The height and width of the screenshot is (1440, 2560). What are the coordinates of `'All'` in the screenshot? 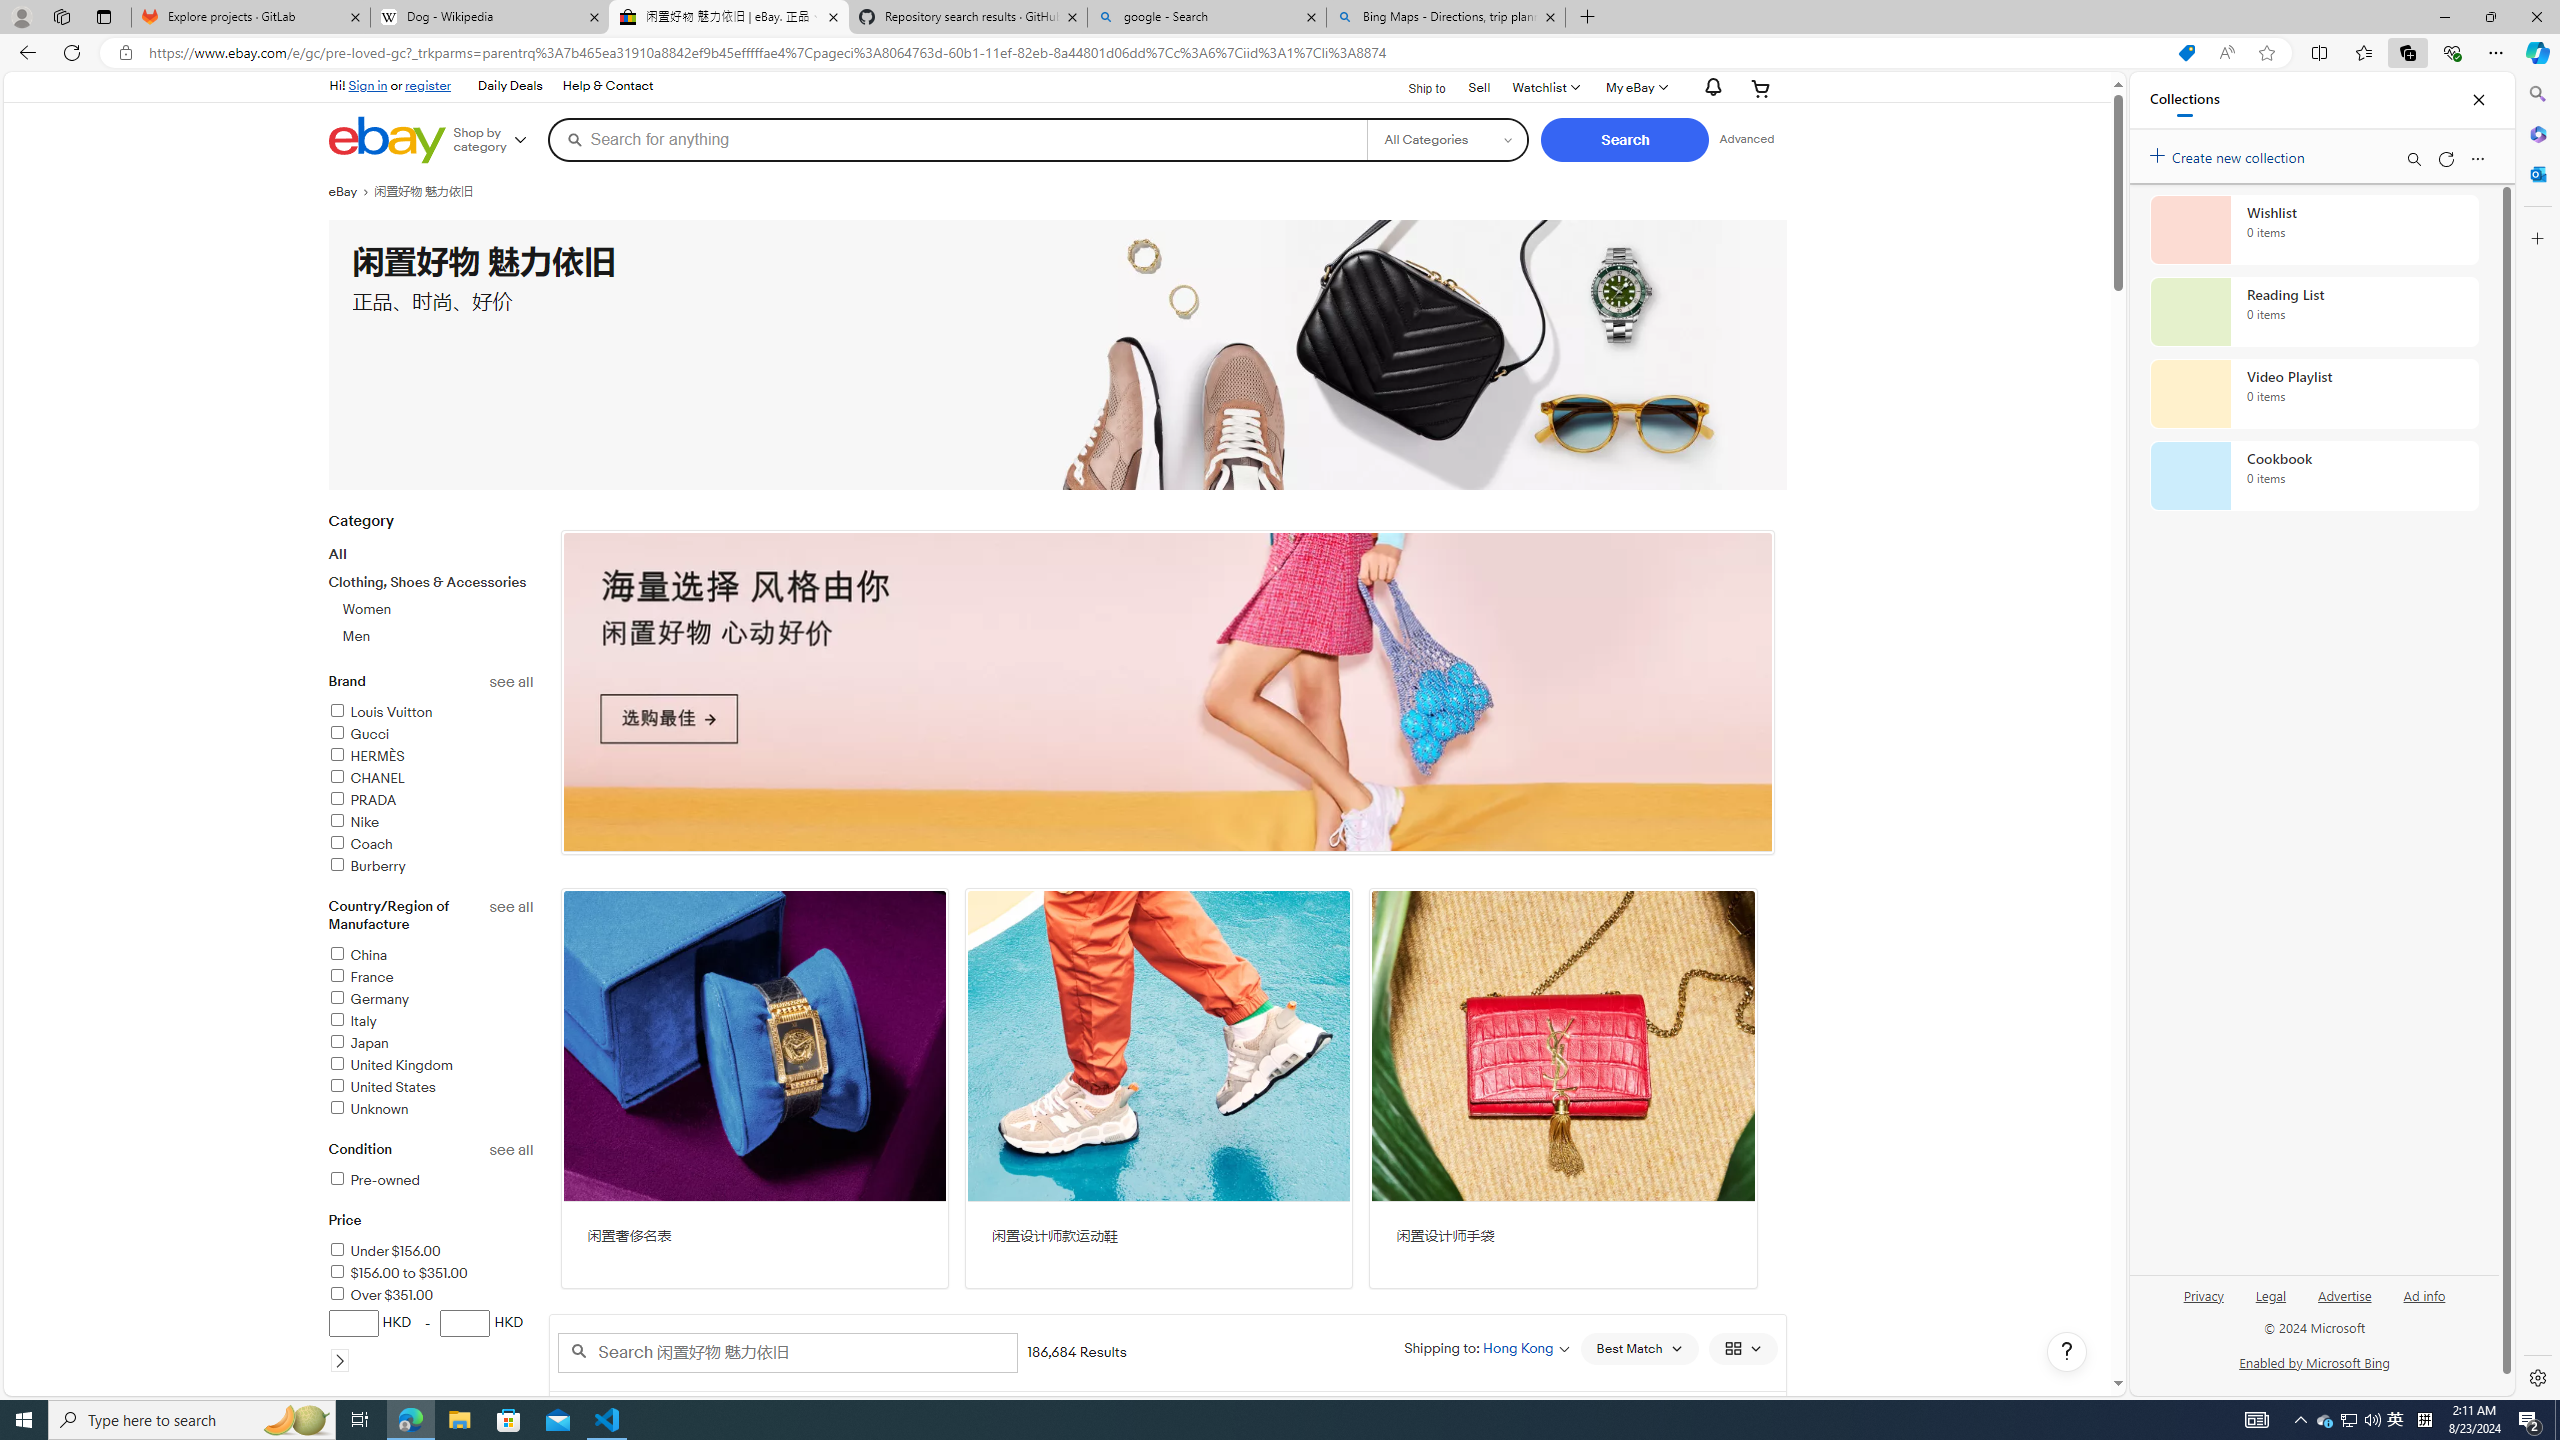 It's located at (337, 554).